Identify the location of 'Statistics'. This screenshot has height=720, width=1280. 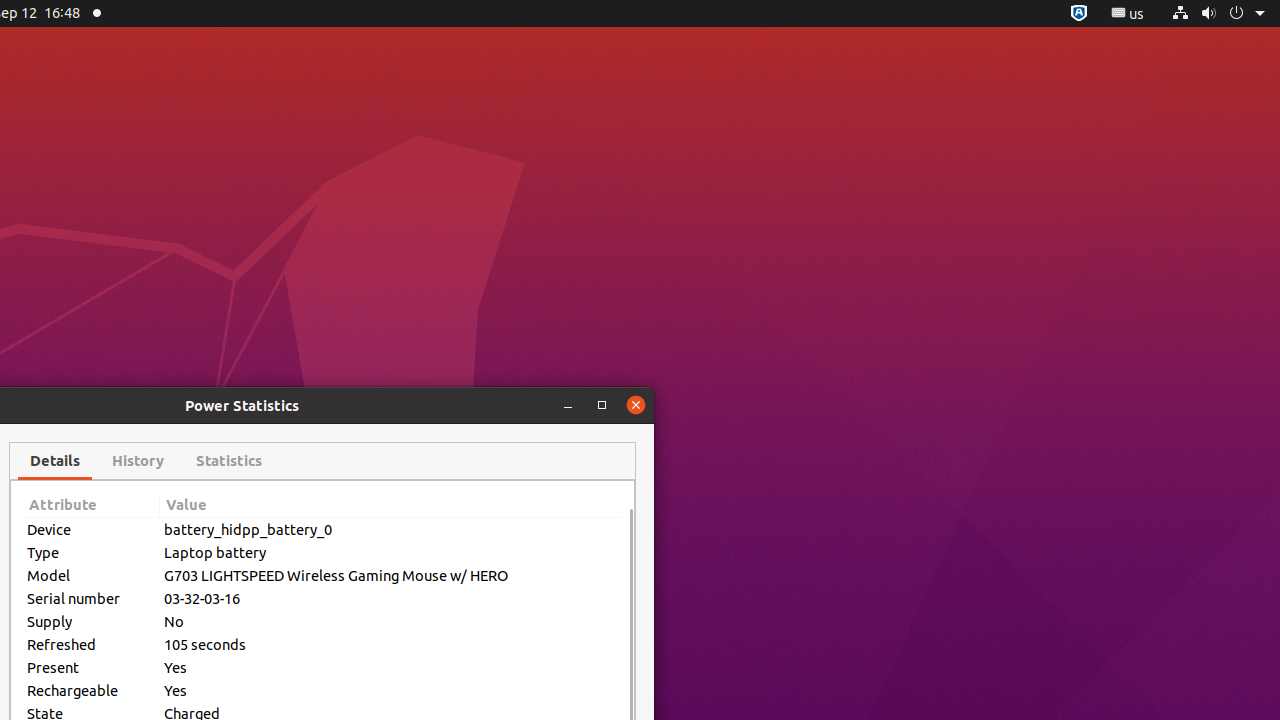
(228, 461).